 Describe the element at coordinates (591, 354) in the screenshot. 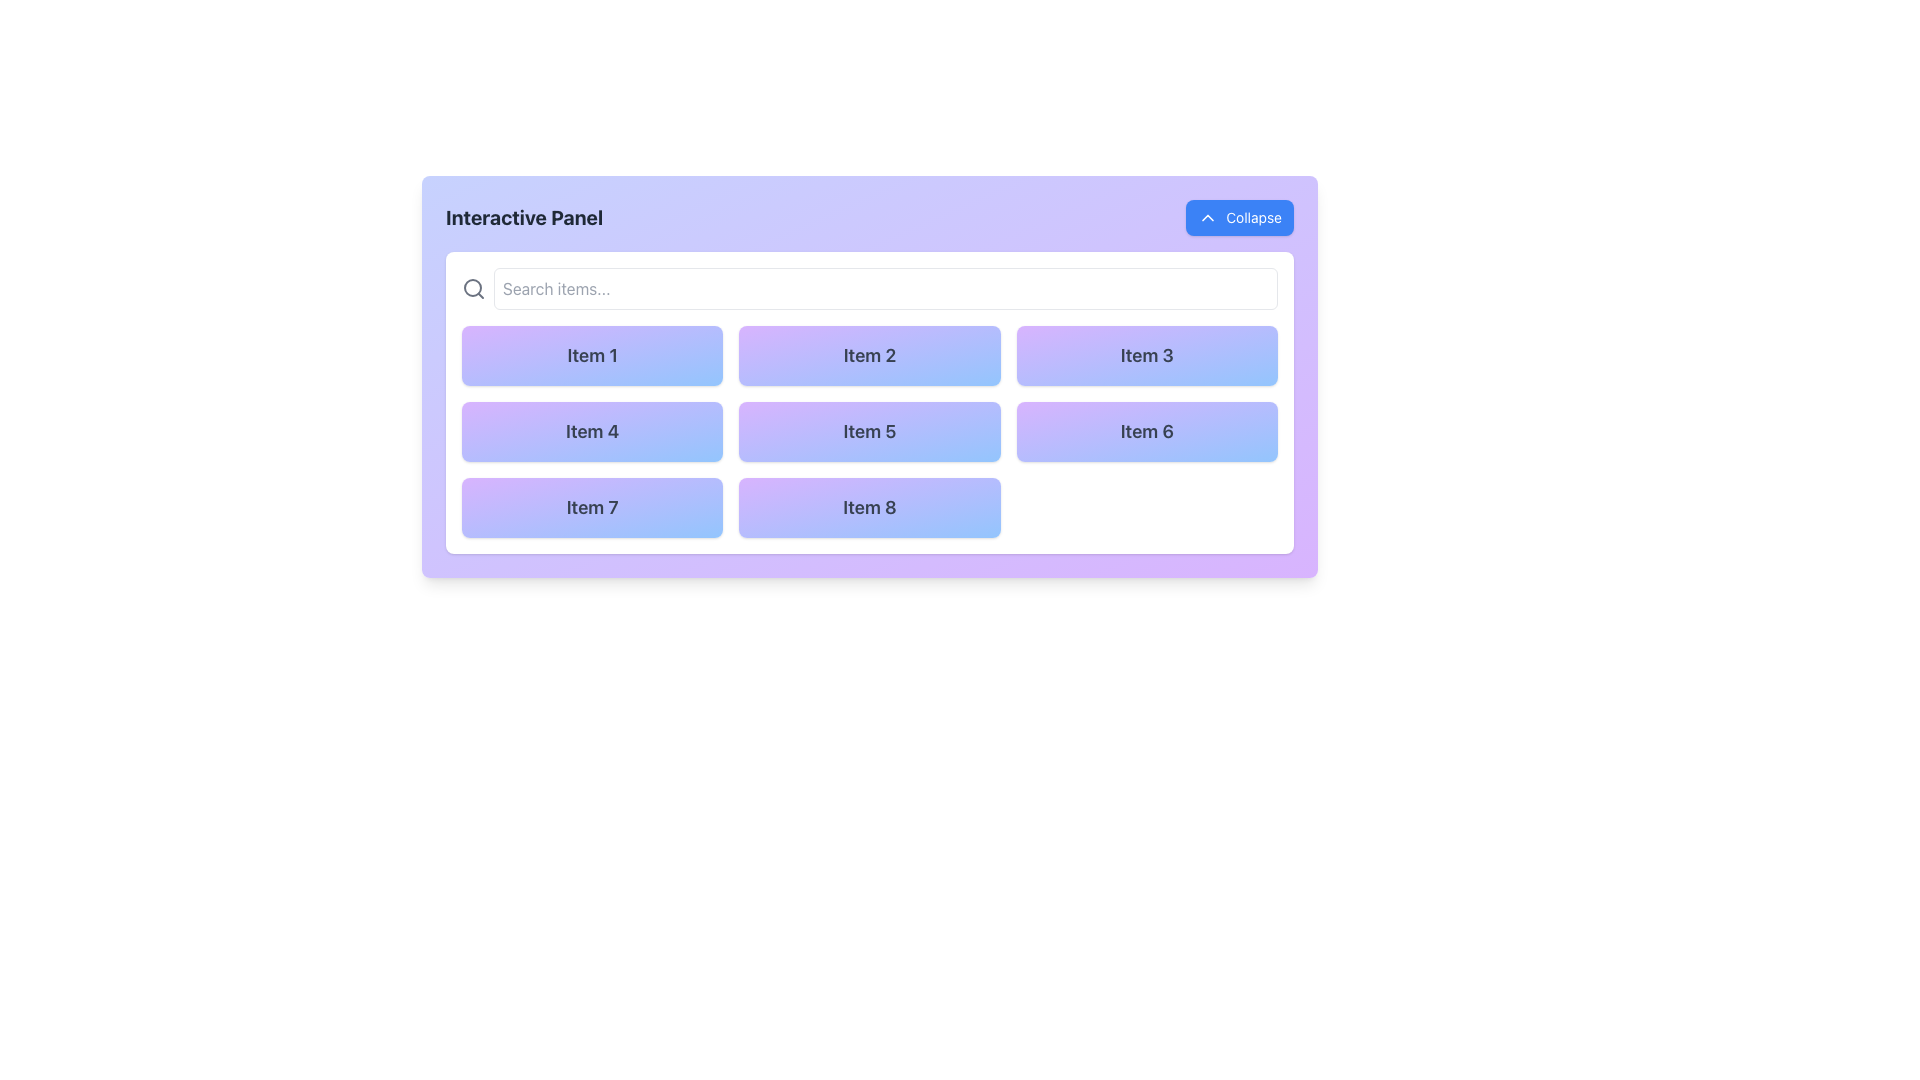

I see `the Grid Item with a gradient background from blue to purple, containing the text 'Item 1' in bold gray font, located in the top left corner of the grid layout` at that location.